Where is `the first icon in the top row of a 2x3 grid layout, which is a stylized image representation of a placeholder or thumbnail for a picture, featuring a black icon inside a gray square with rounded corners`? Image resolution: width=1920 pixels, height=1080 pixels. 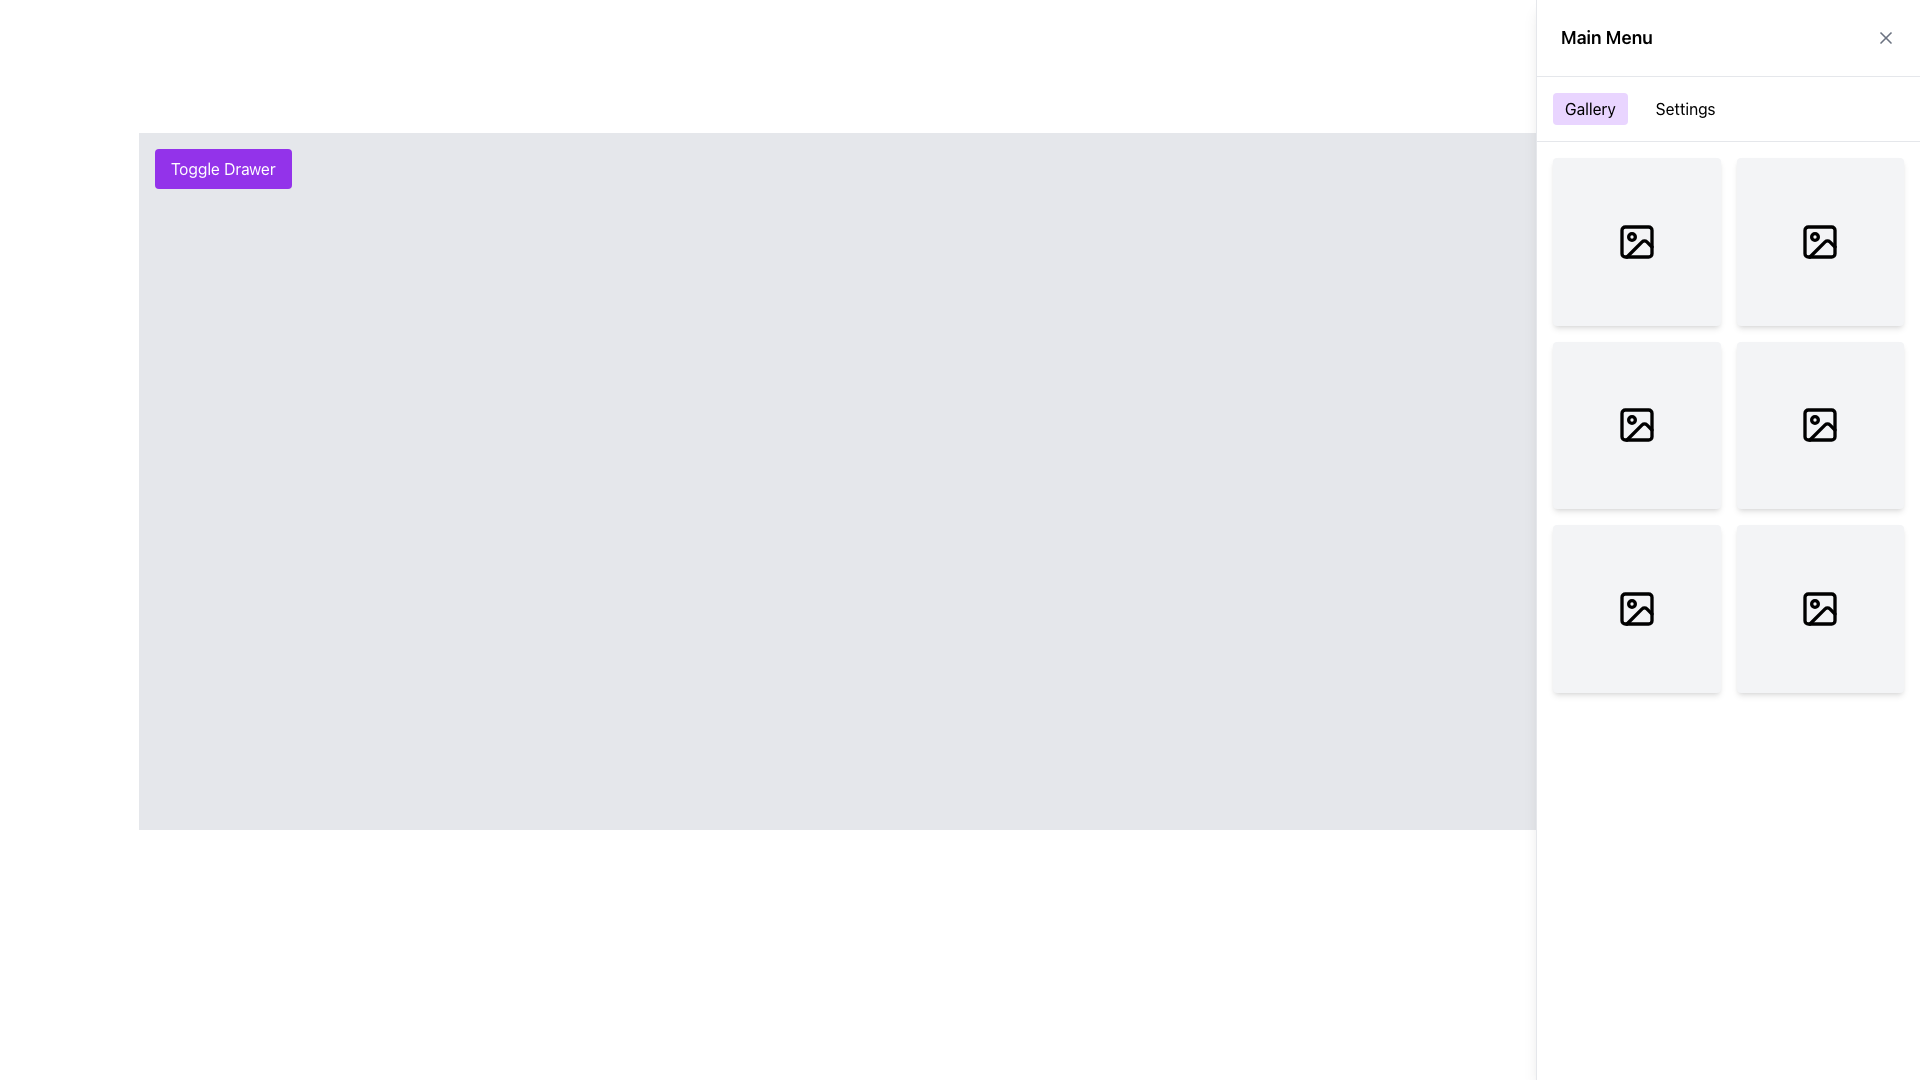 the first icon in the top row of a 2x3 grid layout, which is a stylized image representation of a placeholder or thumbnail for a picture, featuring a black icon inside a gray square with rounded corners is located at coordinates (1636, 240).